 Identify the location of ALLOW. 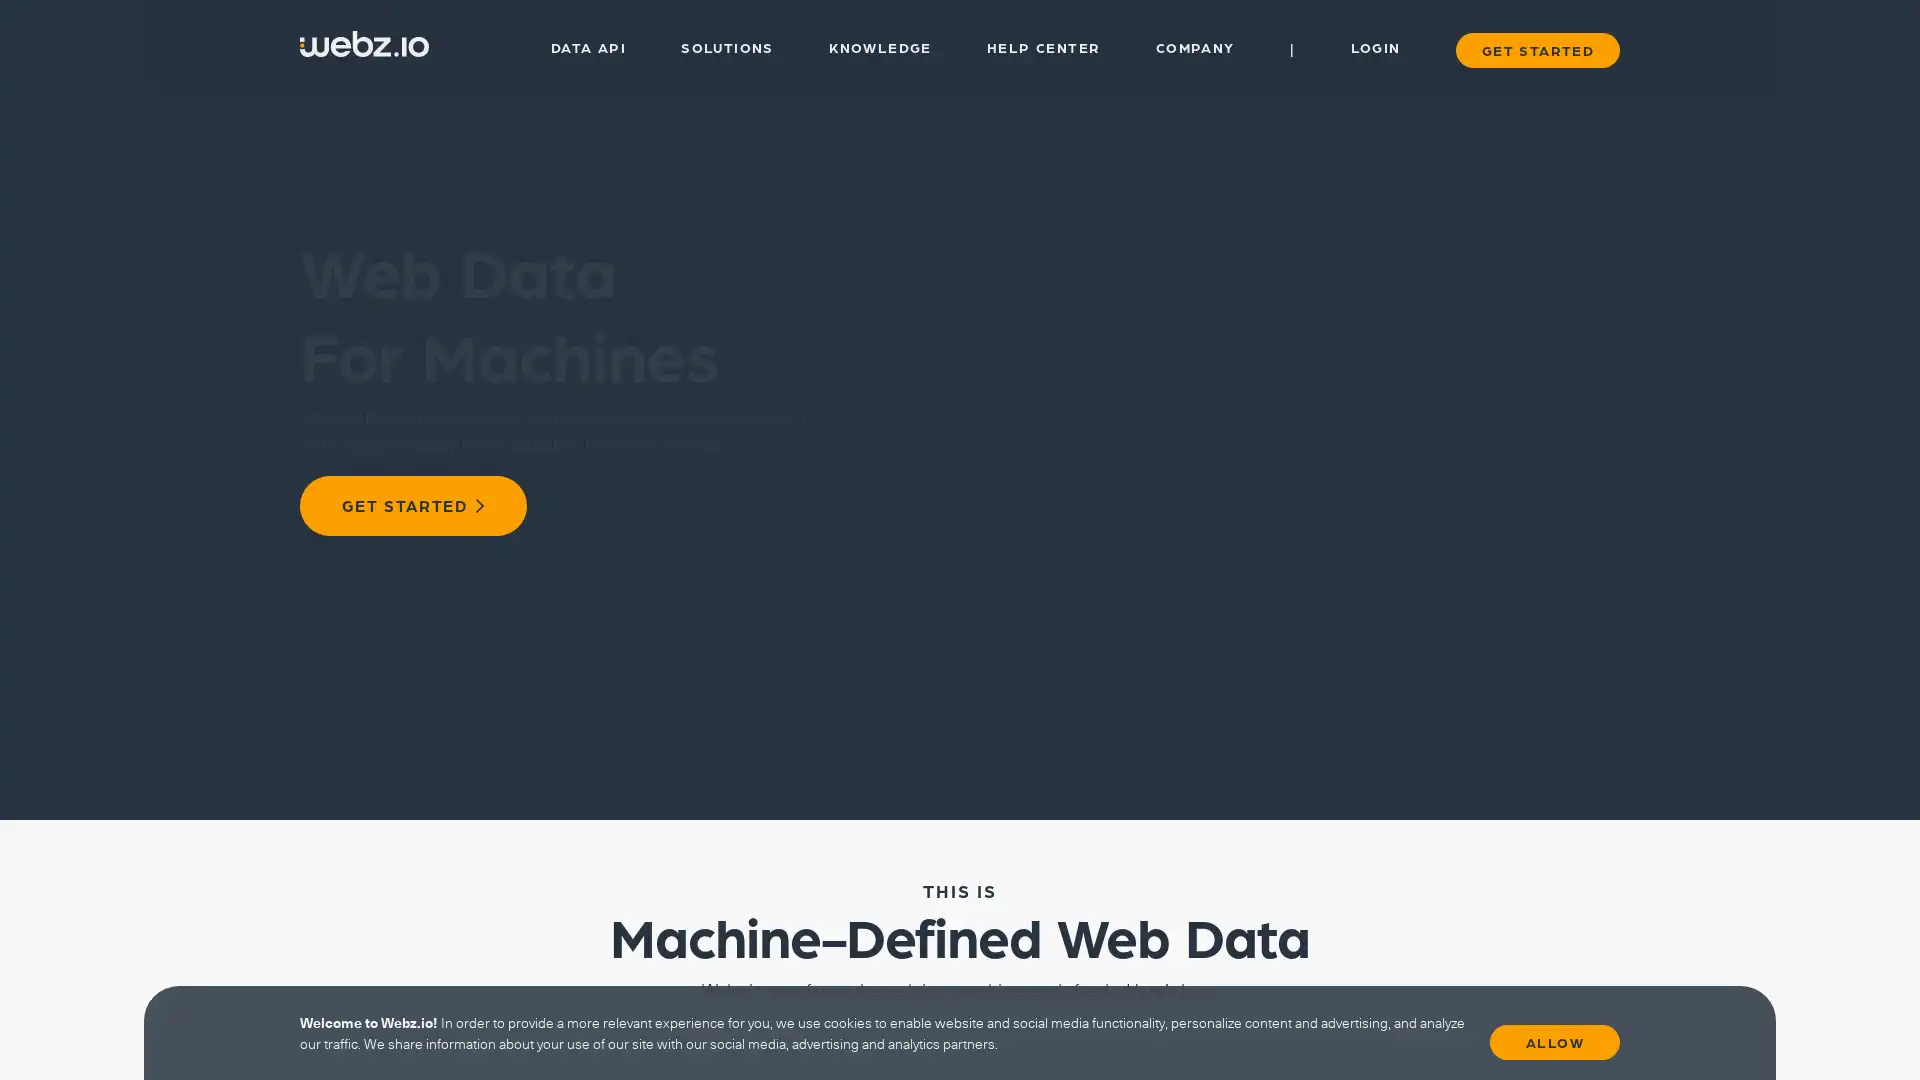
(1554, 1037).